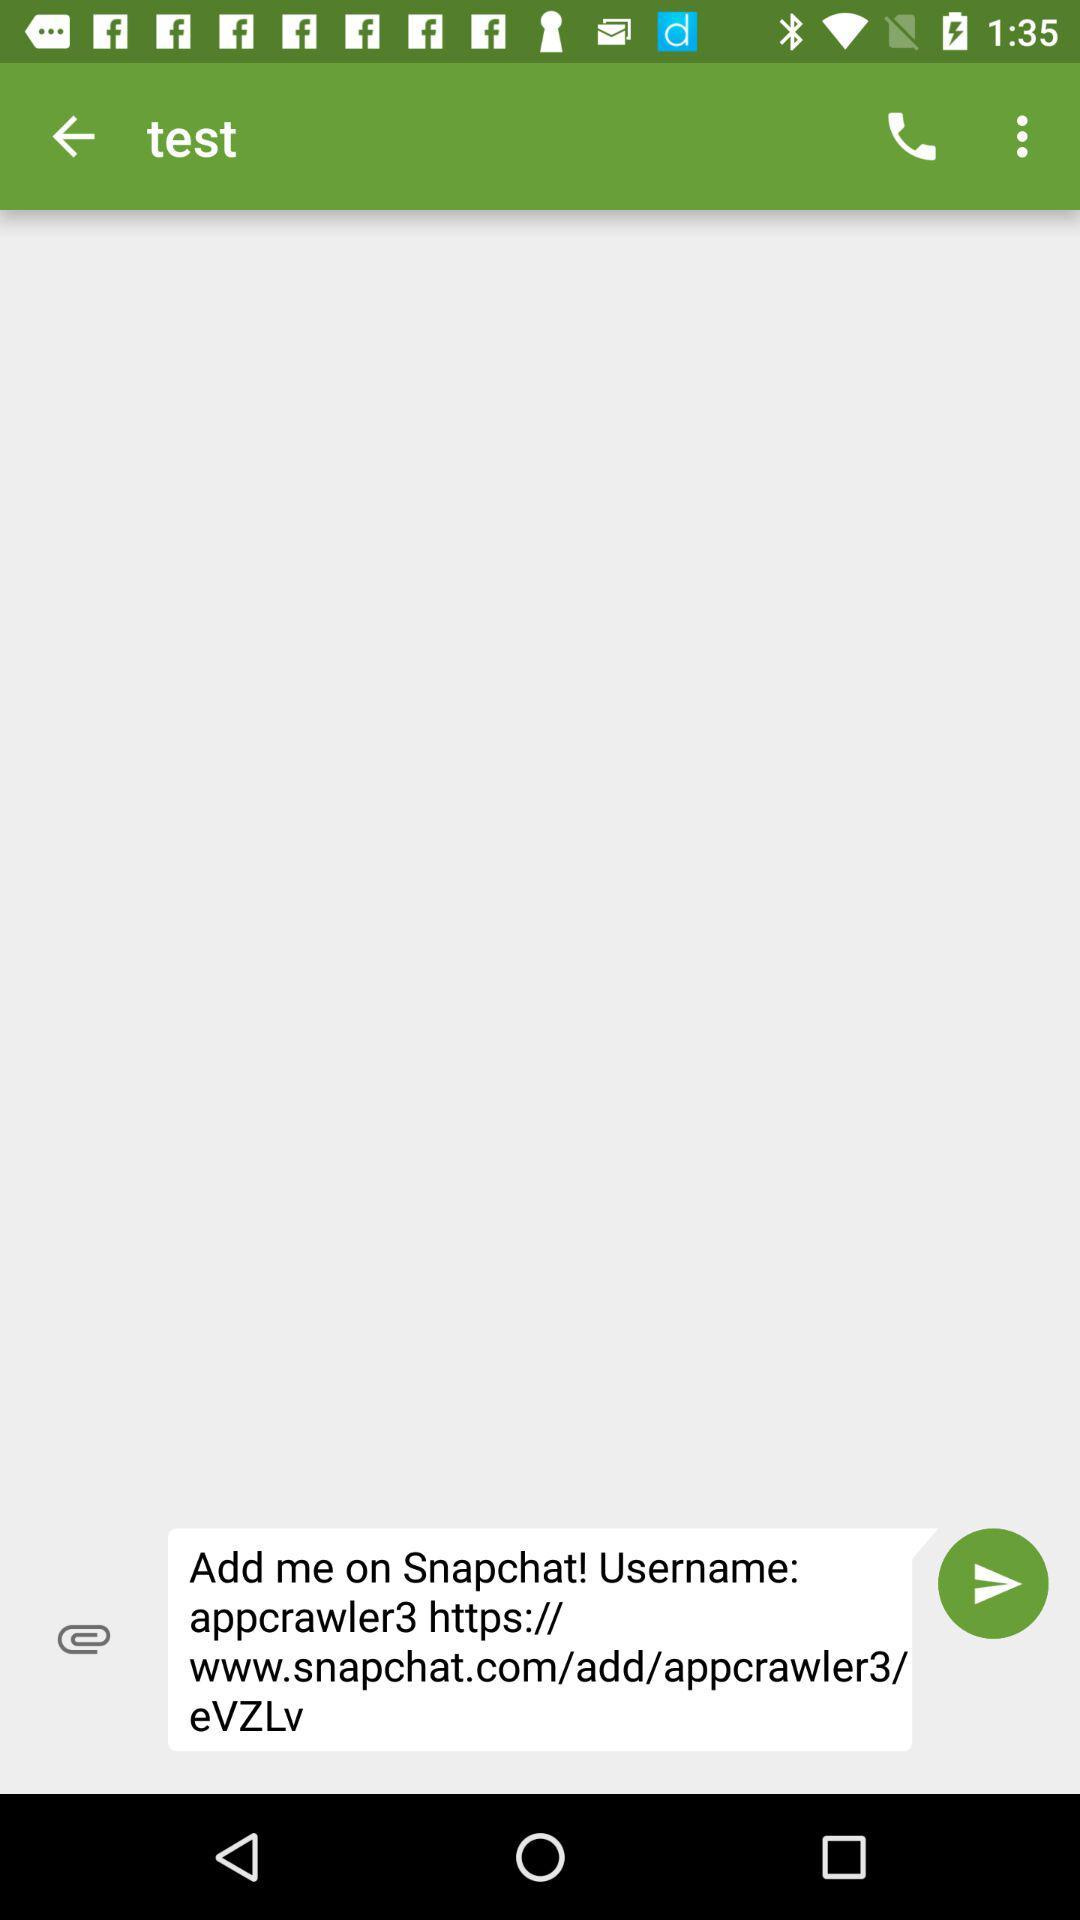  Describe the element at coordinates (83, 1639) in the screenshot. I see `item next to the add me on icon` at that location.